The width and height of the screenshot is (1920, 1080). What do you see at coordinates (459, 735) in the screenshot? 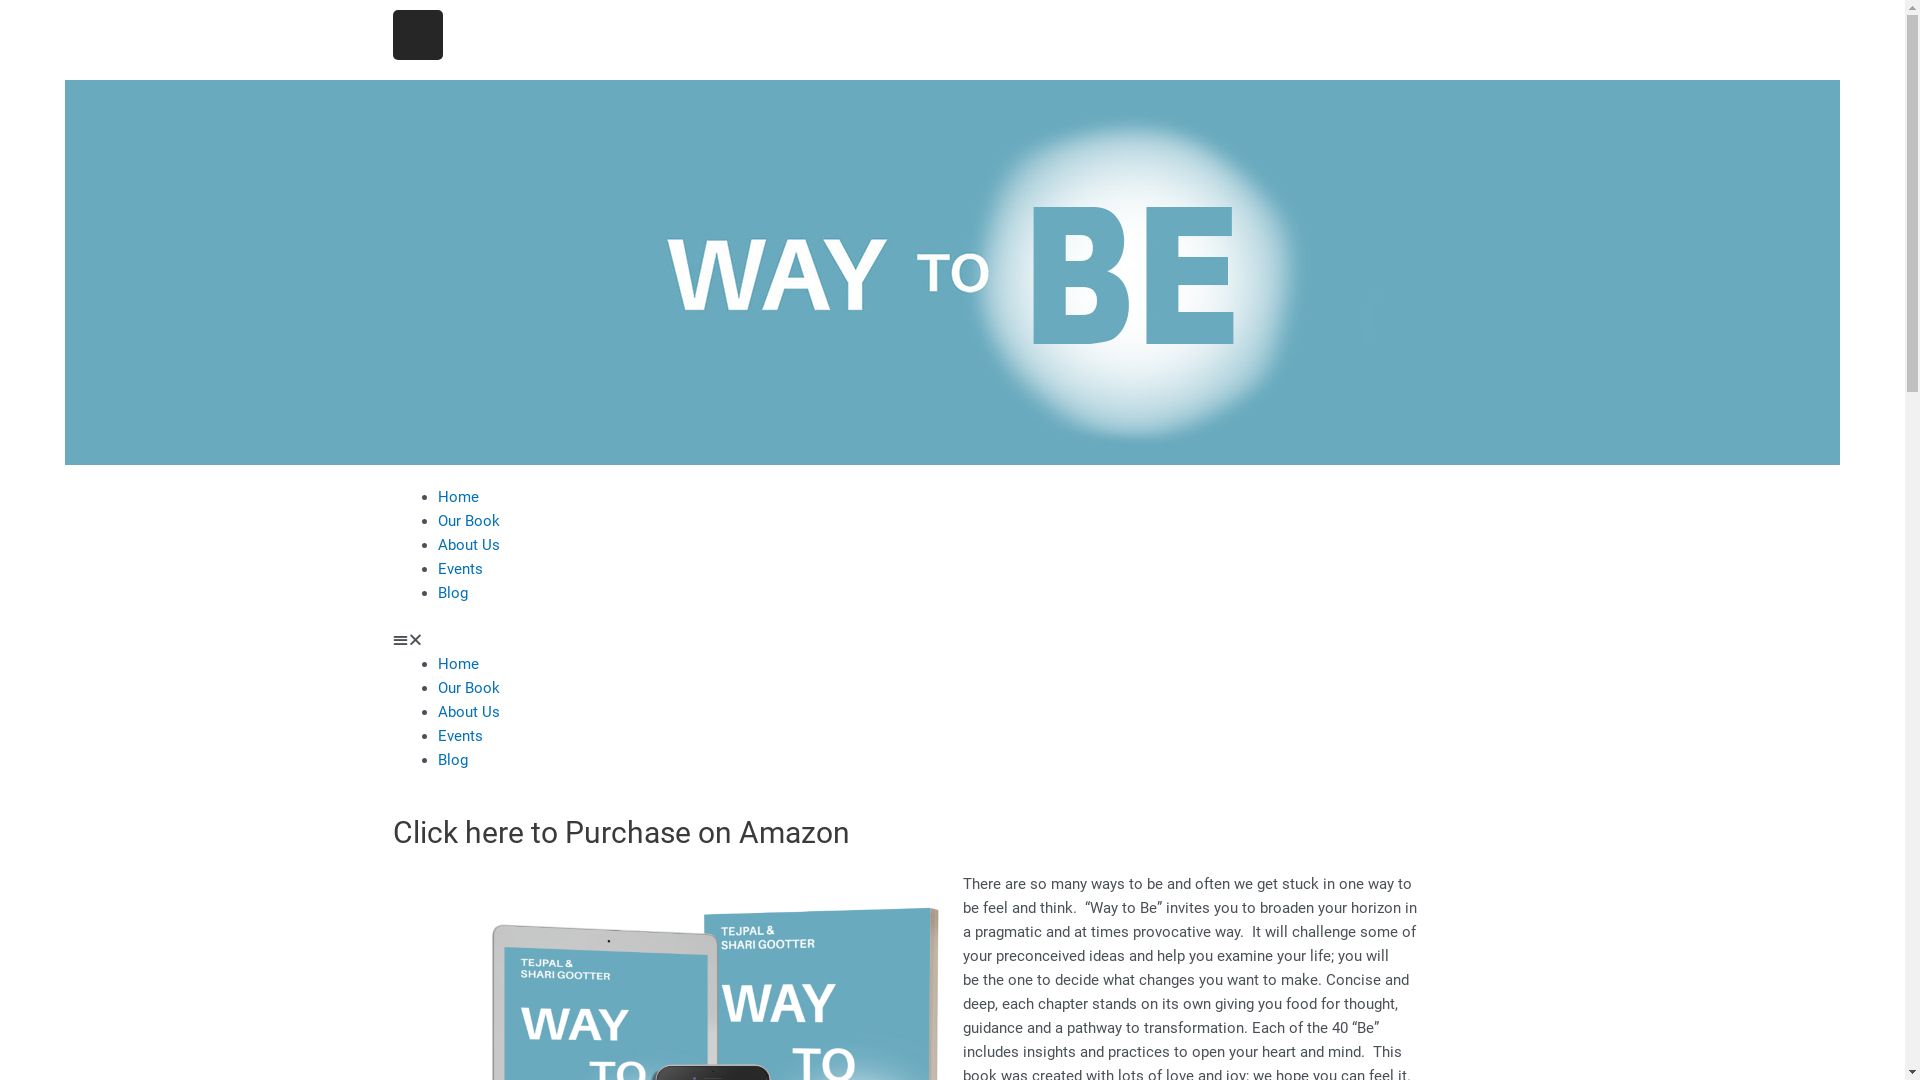
I see `'Events'` at bounding box center [459, 735].